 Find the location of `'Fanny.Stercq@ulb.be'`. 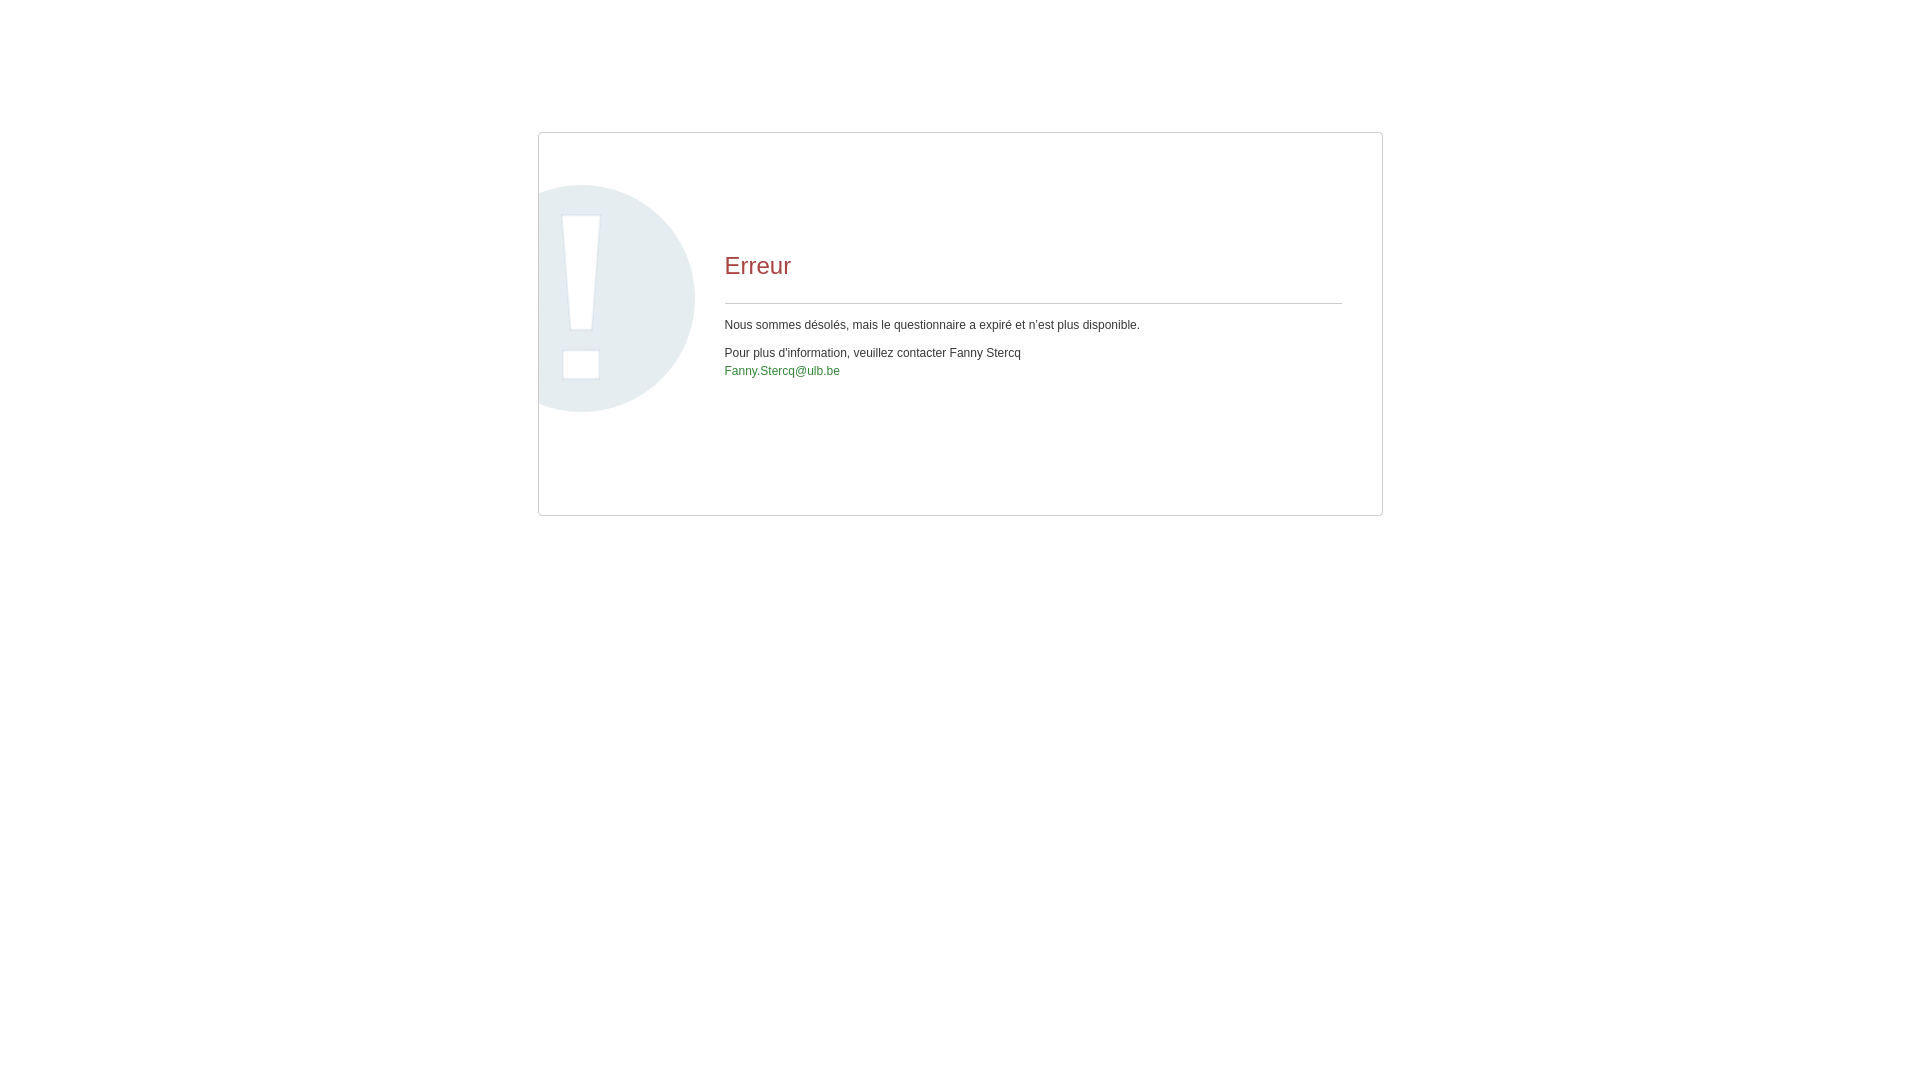

'Fanny.Stercq@ulb.be' is located at coordinates (780, 370).